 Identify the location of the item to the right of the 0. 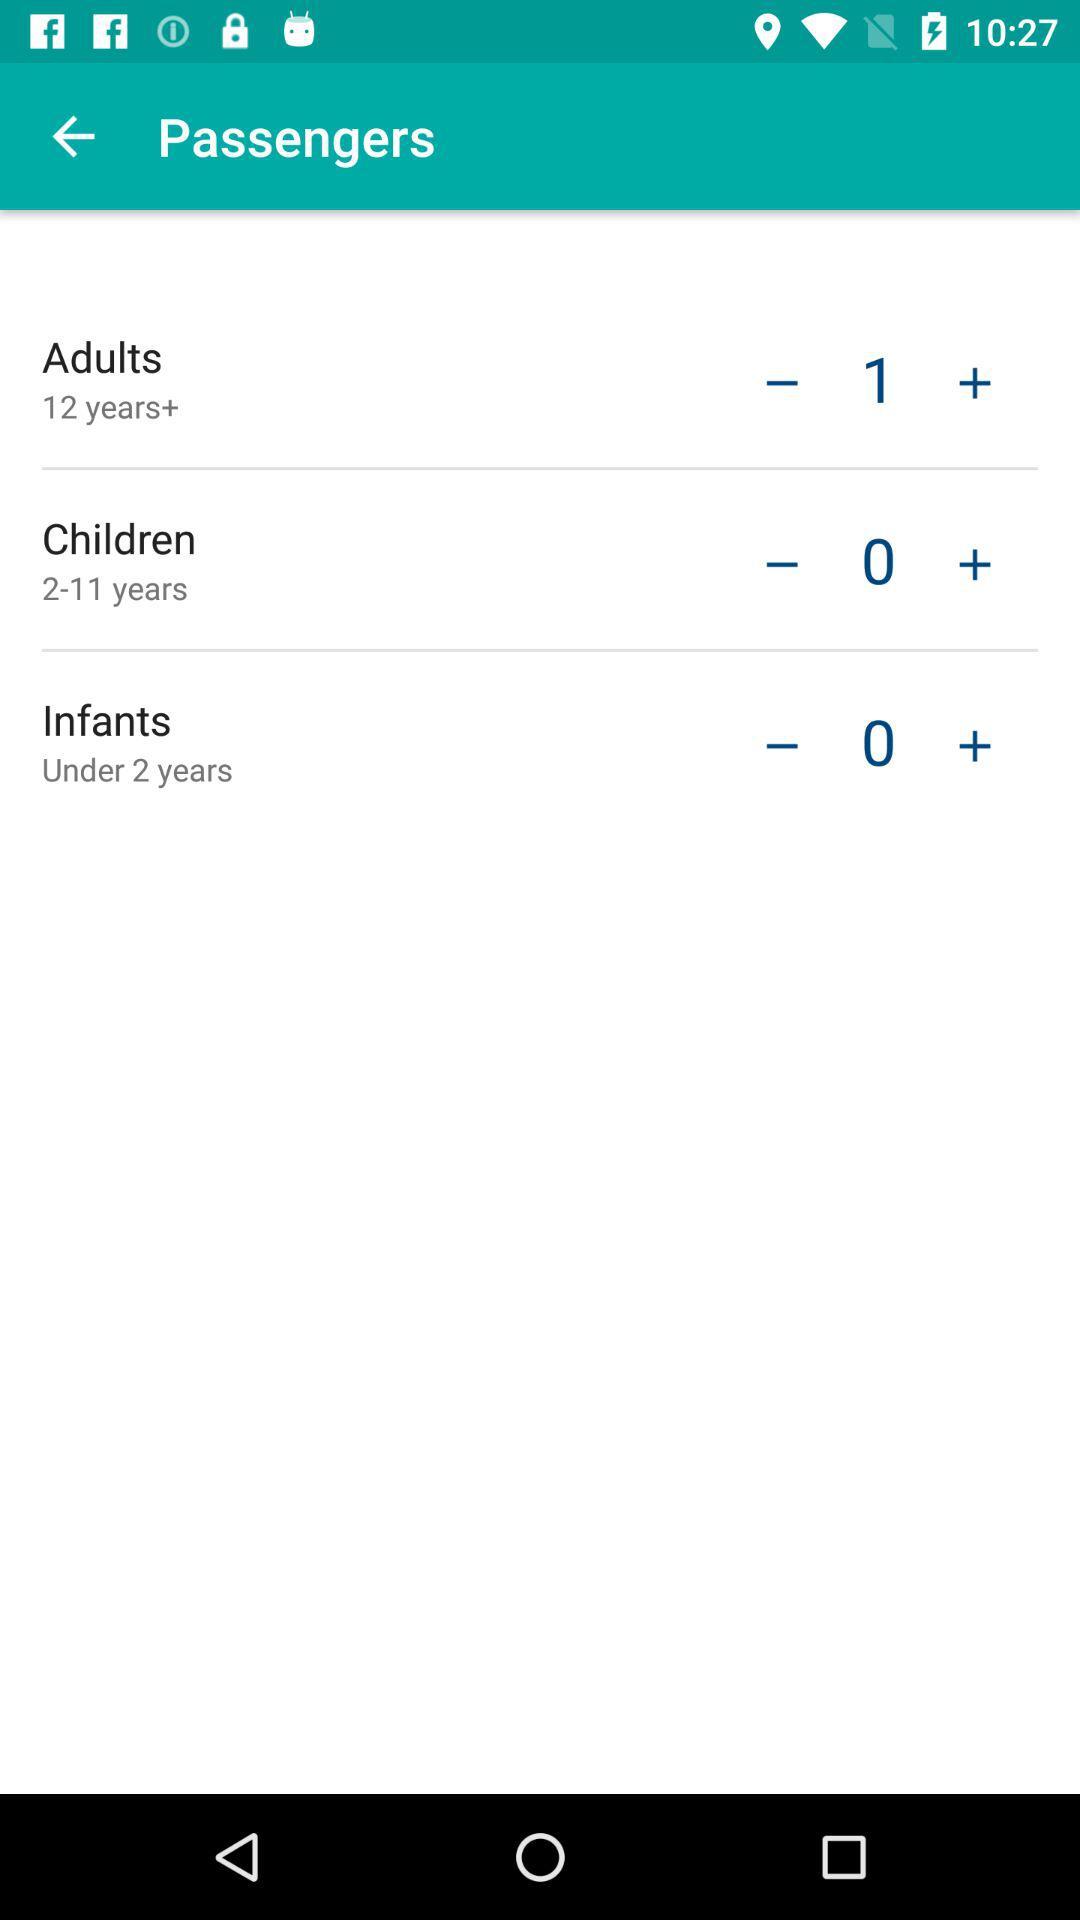
(974, 561).